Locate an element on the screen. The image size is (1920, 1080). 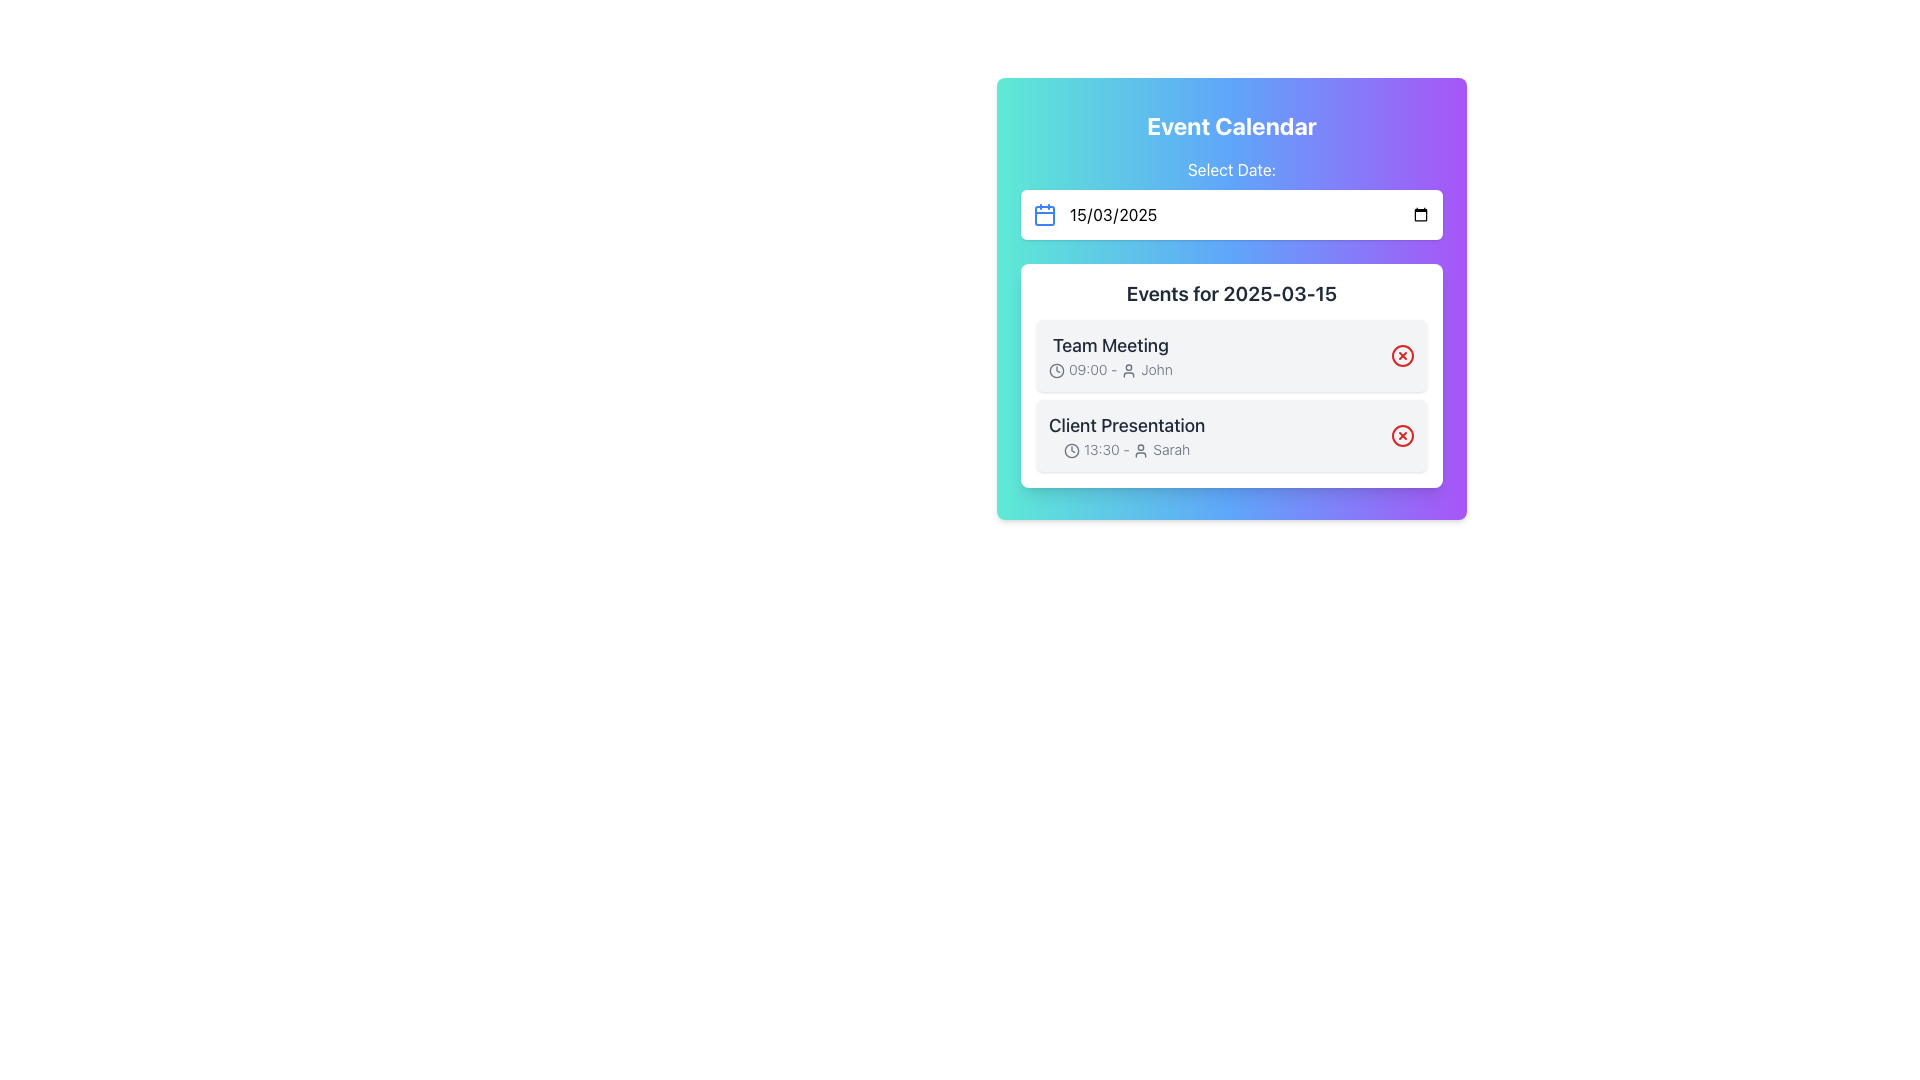
the Event Information Panel for the 'Client Presentation' event is located at coordinates (1231, 434).